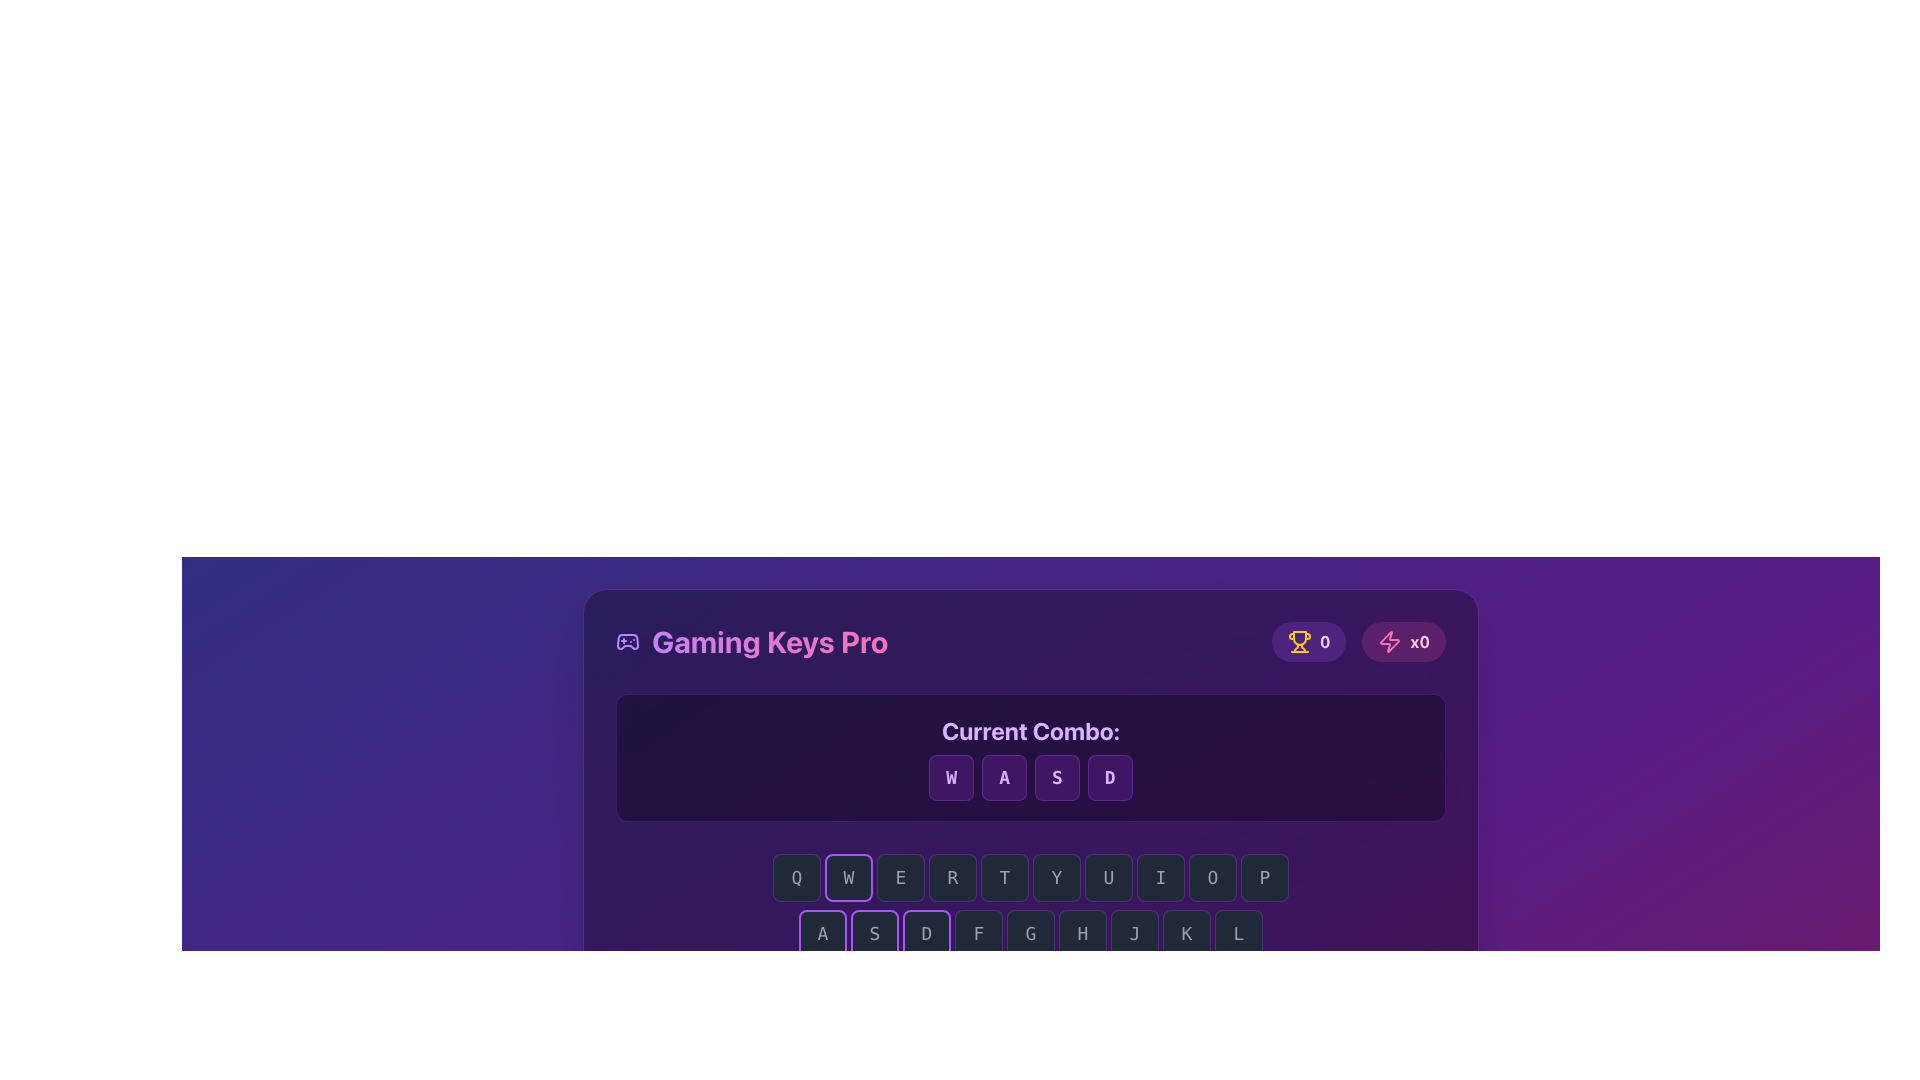  Describe the element at coordinates (1309, 641) in the screenshot. I see `the first informational tag in the top-right section of the interface, which features a purple background with a yellow trophy icon and the number '0' in bold, light purple text` at that location.